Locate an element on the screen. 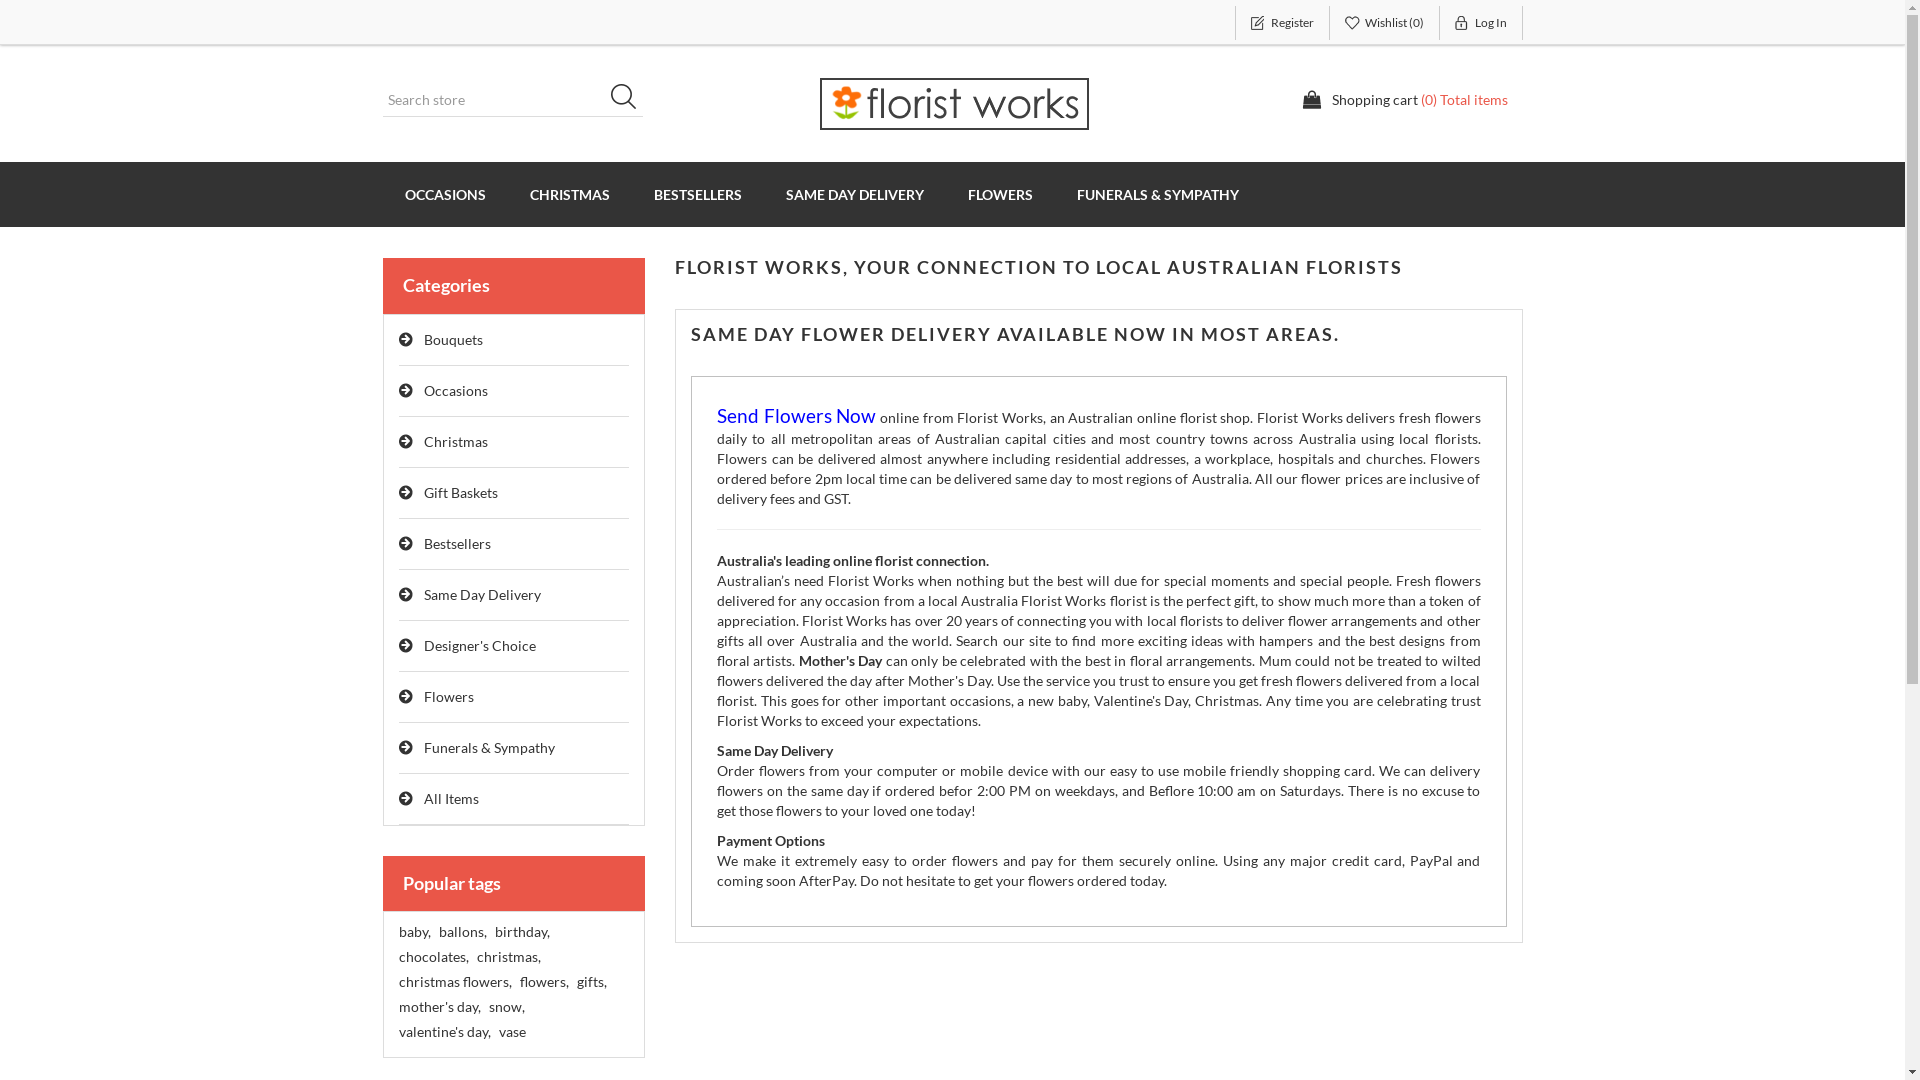 The width and height of the screenshot is (1920, 1080). 'Send Flowers Now' is located at coordinates (795, 416).